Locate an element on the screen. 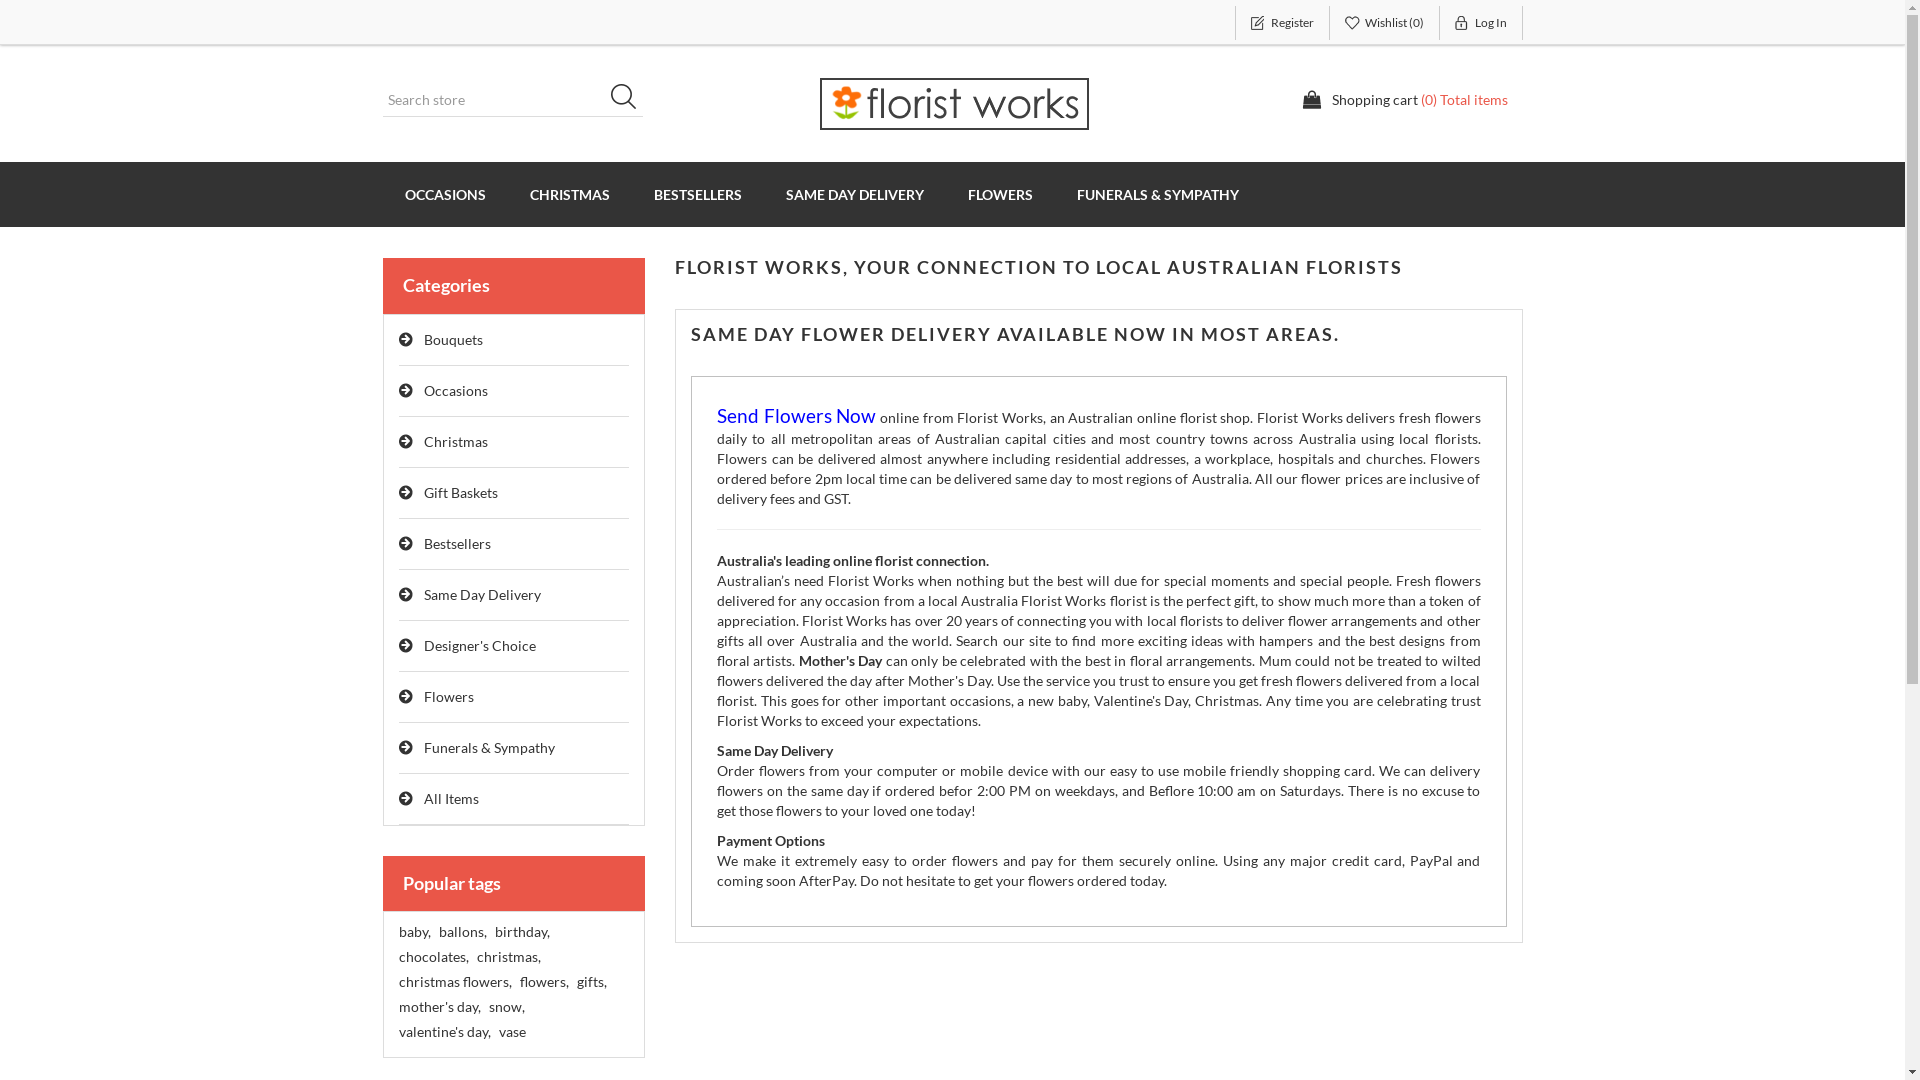 The width and height of the screenshot is (1920, 1080). 'Send Flowers Now' is located at coordinates (795, 416).